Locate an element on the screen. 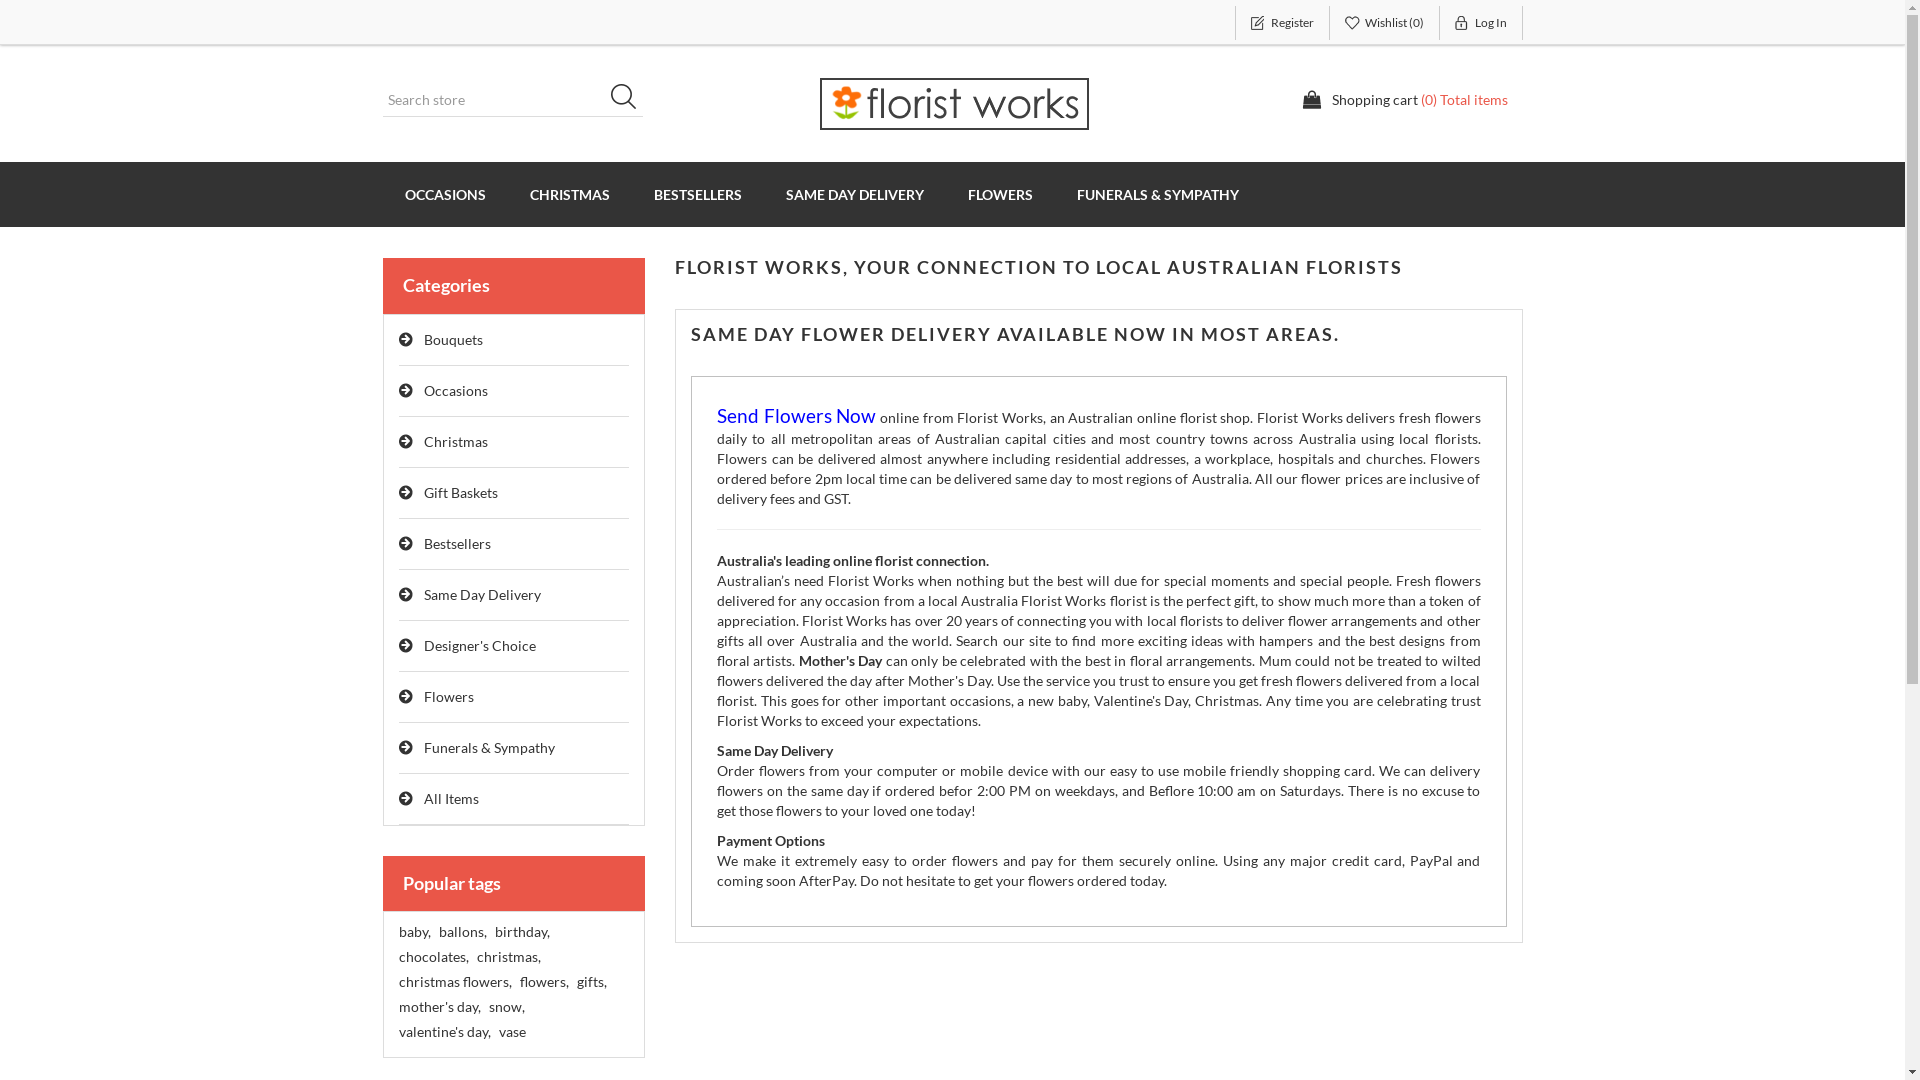 The width and height of the screenshot is (1920, 1080). 'Send Flowers Now' is located at coordinates (795, 416).